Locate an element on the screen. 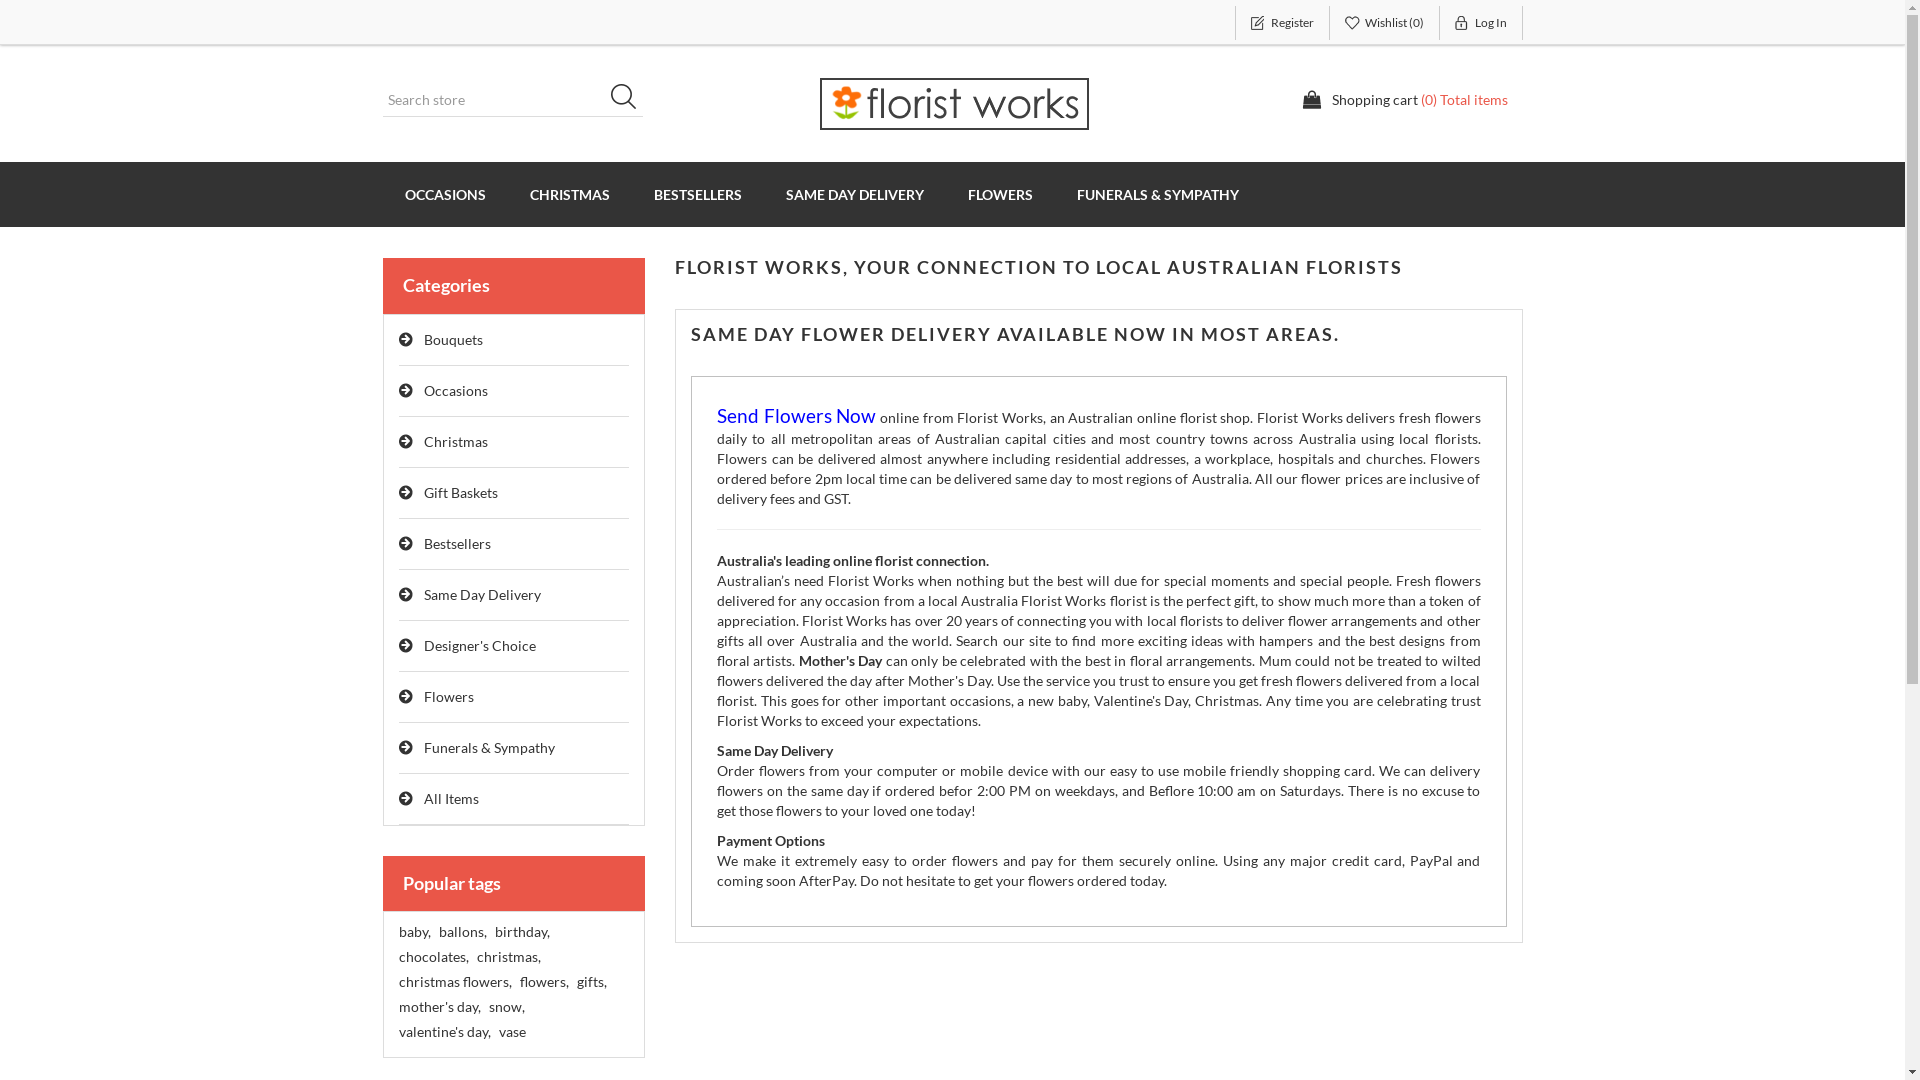 The width and height of the screenshot is (1920, 1080). 'Send Flowers Now' is located at coordinates (795, 416).